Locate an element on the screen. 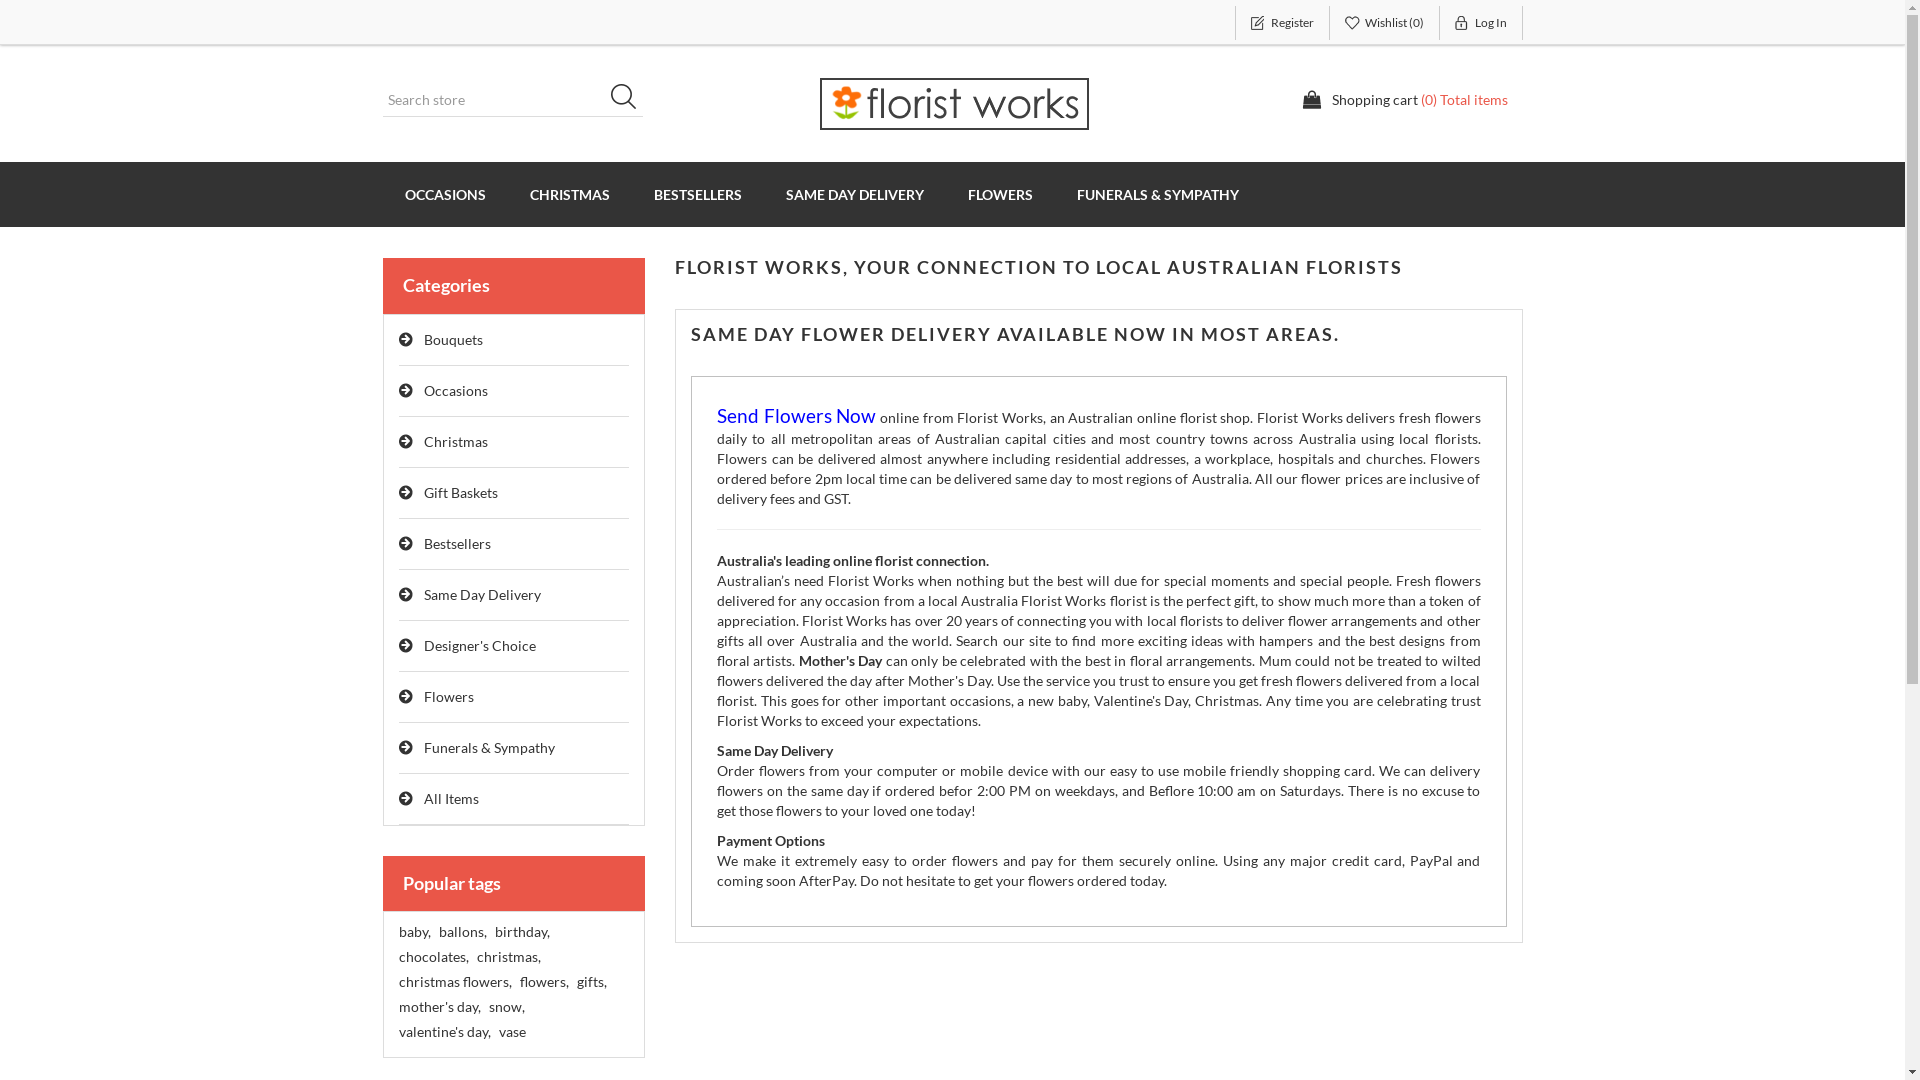 The width and height of the screenshot is (1920, 1080). 'Send Flowers Now' is located at coordinates (795, 416).